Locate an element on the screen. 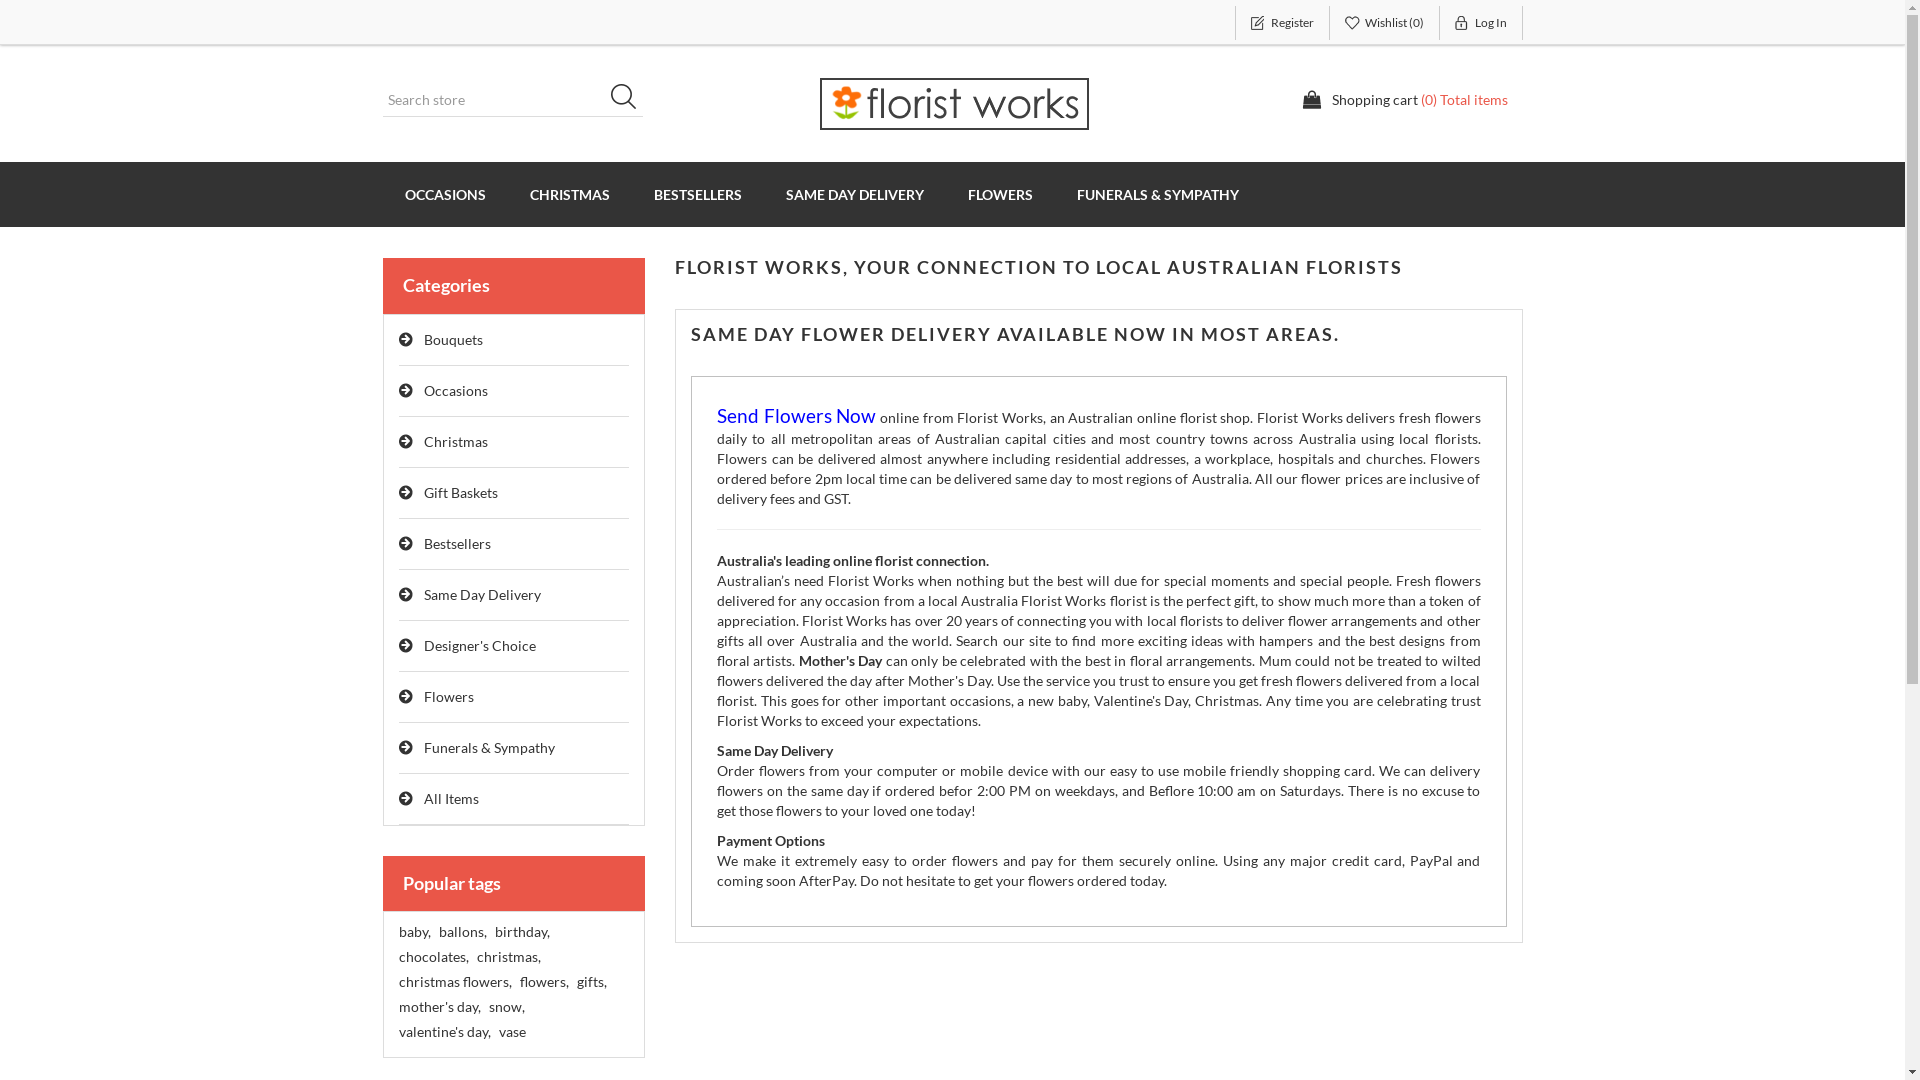 The width and height of the screenshot is (1920, 1080). 'Send Flowers Now' is located at coordinates (795, 416).